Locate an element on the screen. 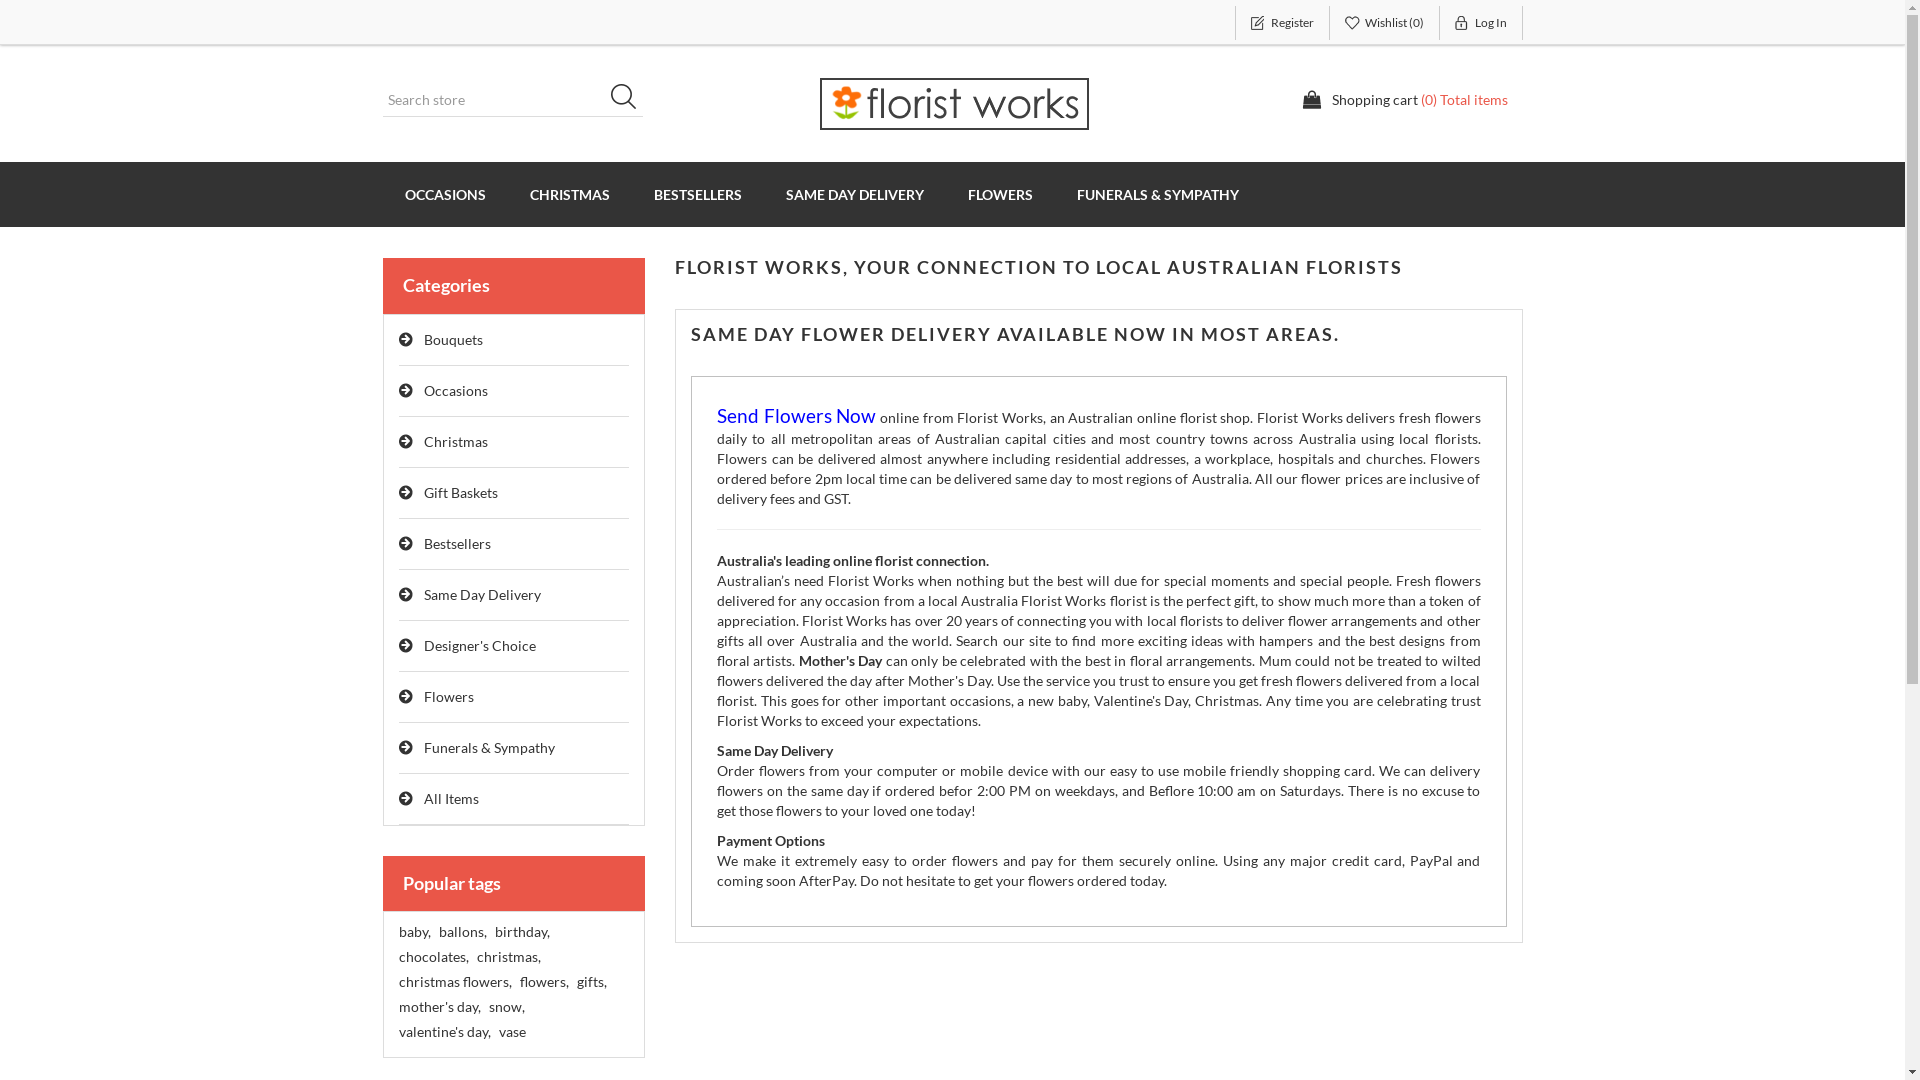 The width and height of the screenshot is (1920, 1080). 'Send Flowers Now' is located at coordinates (795, 416).